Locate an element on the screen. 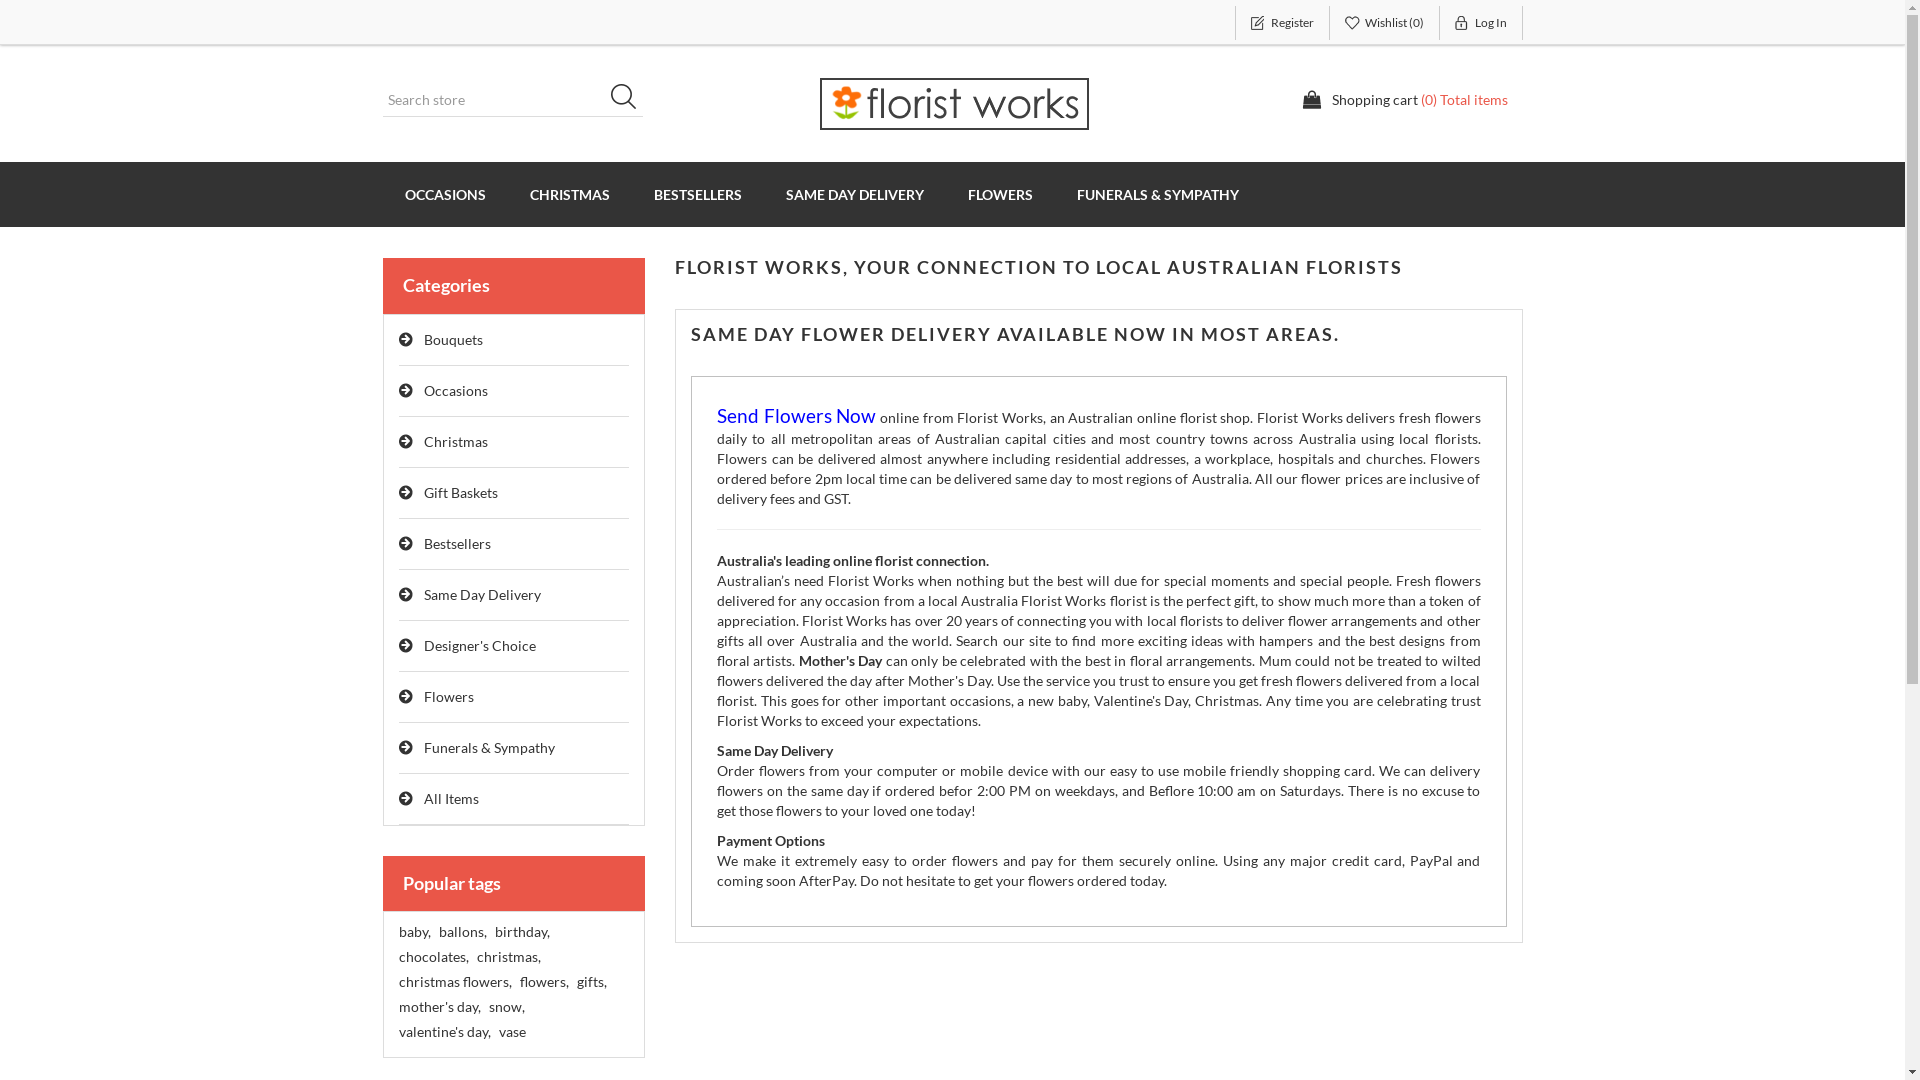 The width and height of the screenshot is (1920, 1080). 'Send Flowers Now' is located at coordinates (795, 416).